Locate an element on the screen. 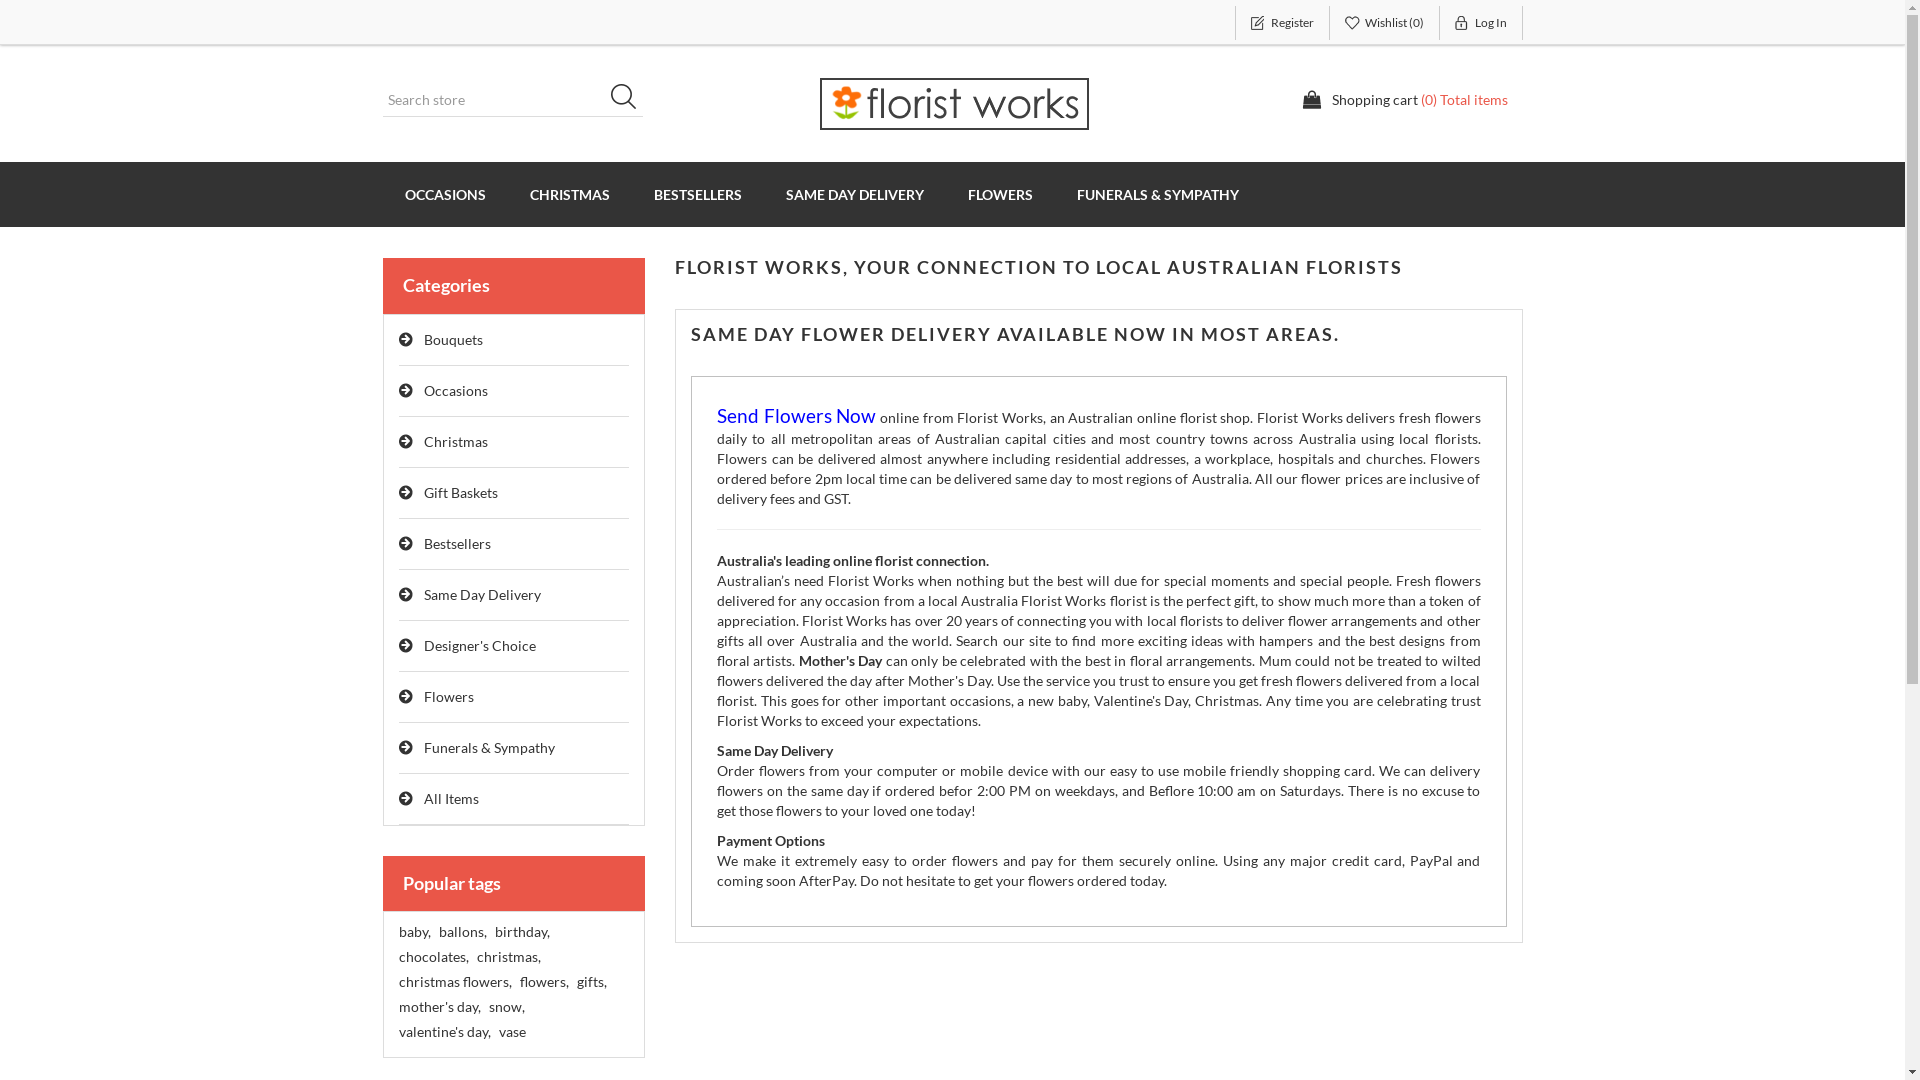 The width and height of the screenshot is (1920, 1080). 'Send Flowers Now' is located at coordinates (795, 416).